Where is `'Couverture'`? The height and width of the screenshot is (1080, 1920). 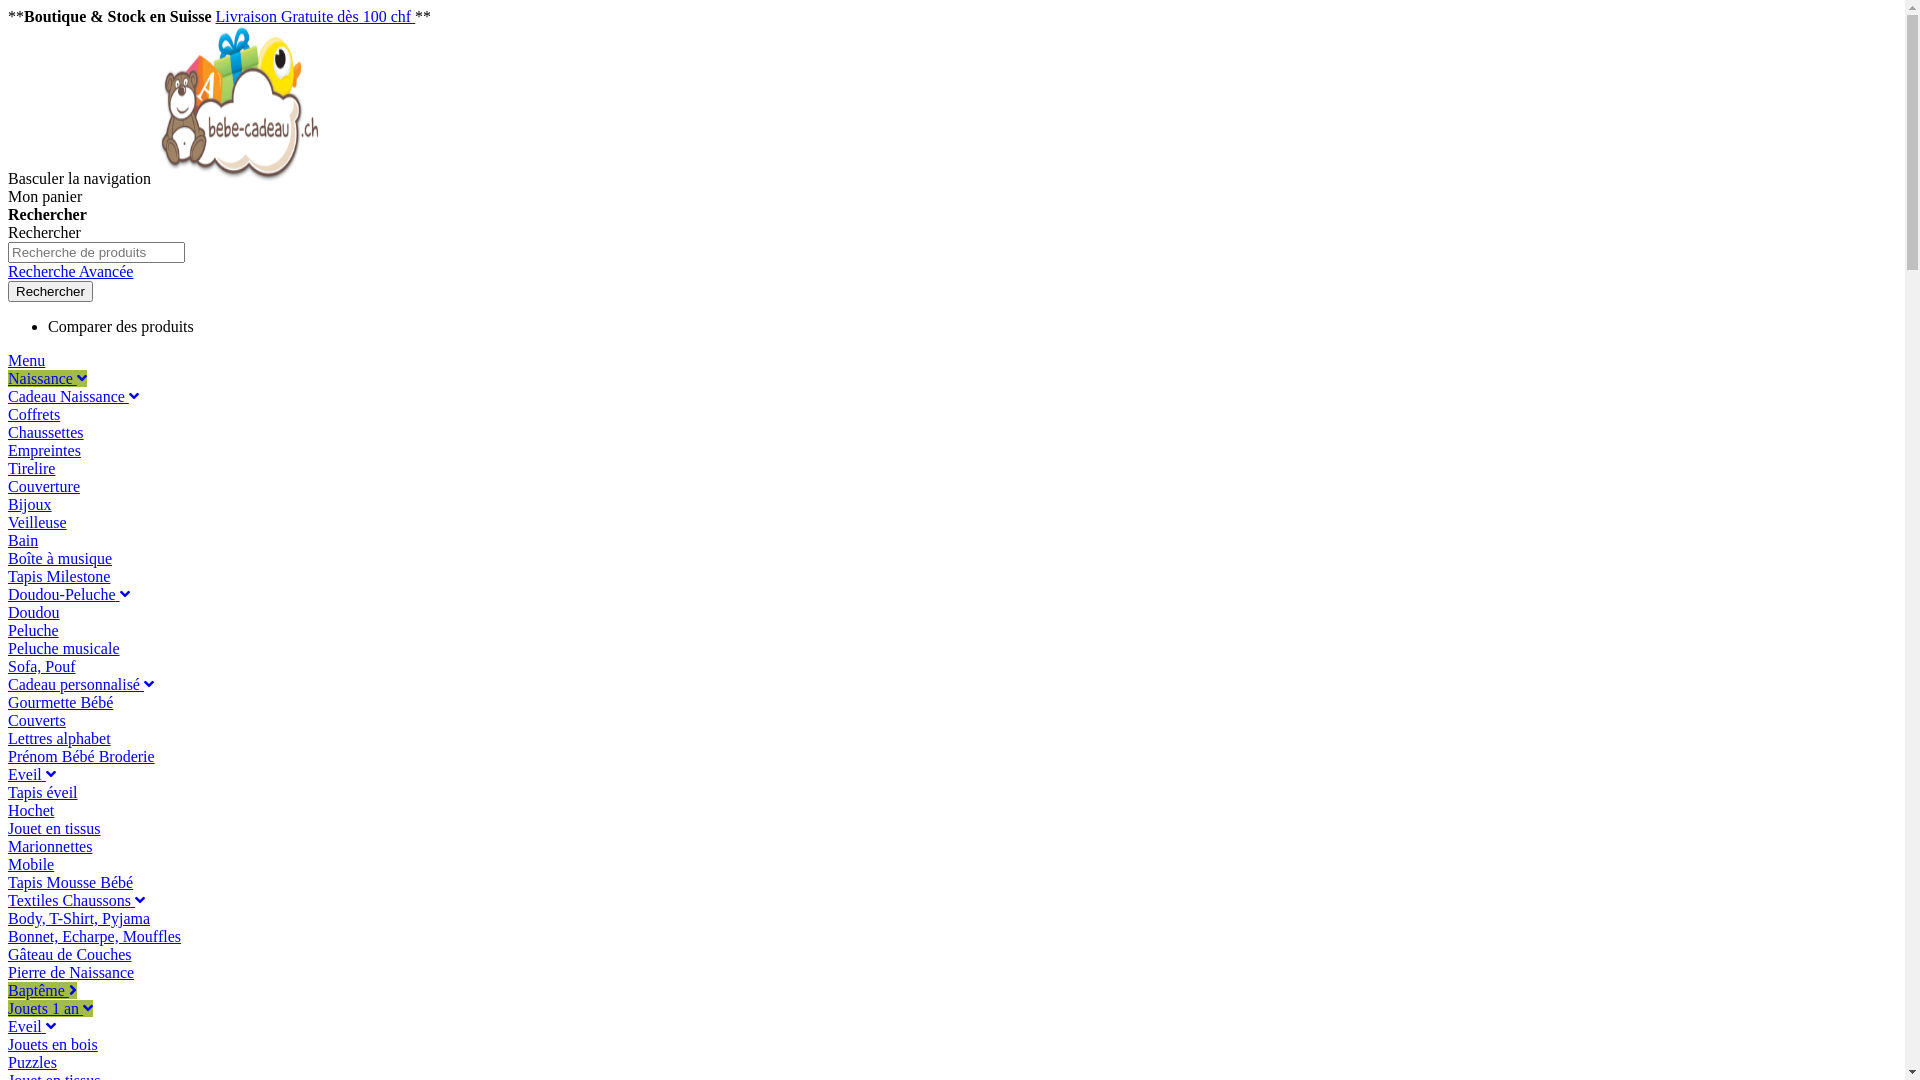 'Couverture' is located at coordinates (43, 486).